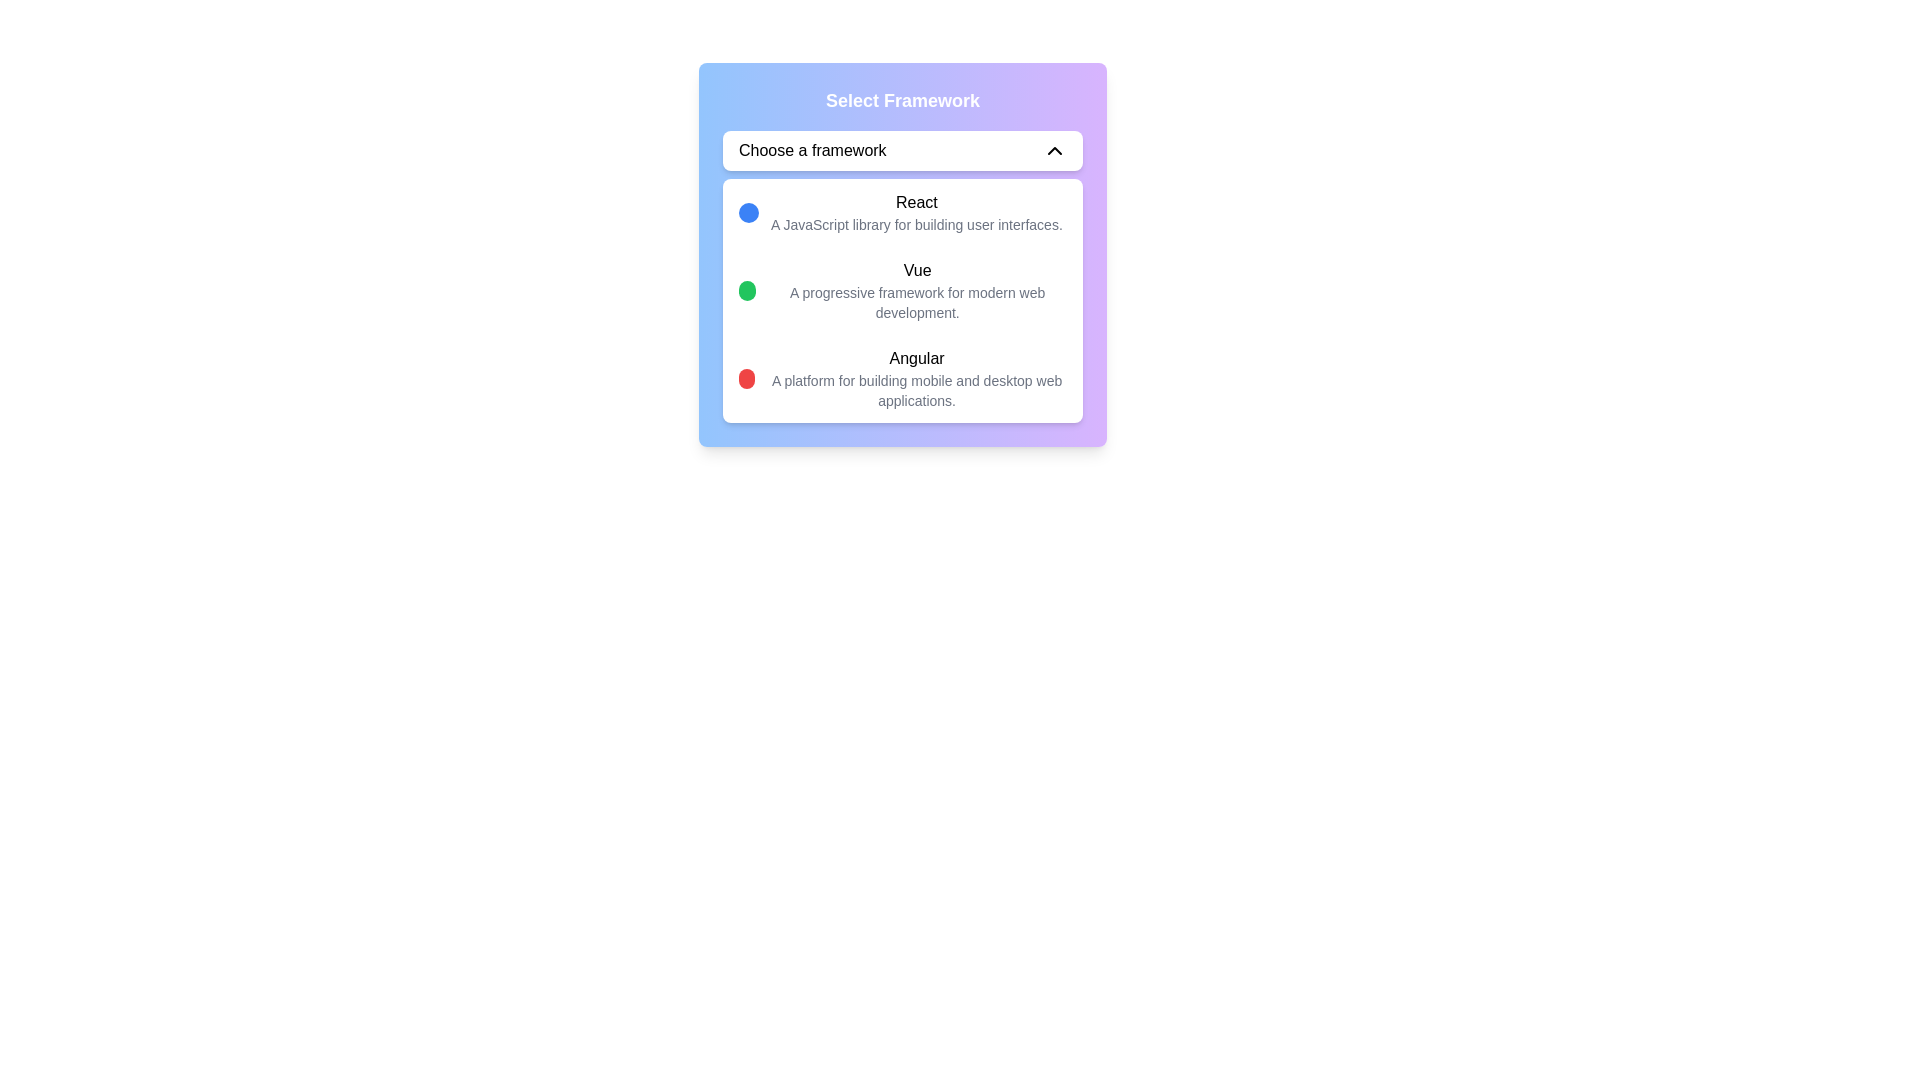  I want to click on the chevron icon within the 'Choose a framework' button, so click(1054, 149).